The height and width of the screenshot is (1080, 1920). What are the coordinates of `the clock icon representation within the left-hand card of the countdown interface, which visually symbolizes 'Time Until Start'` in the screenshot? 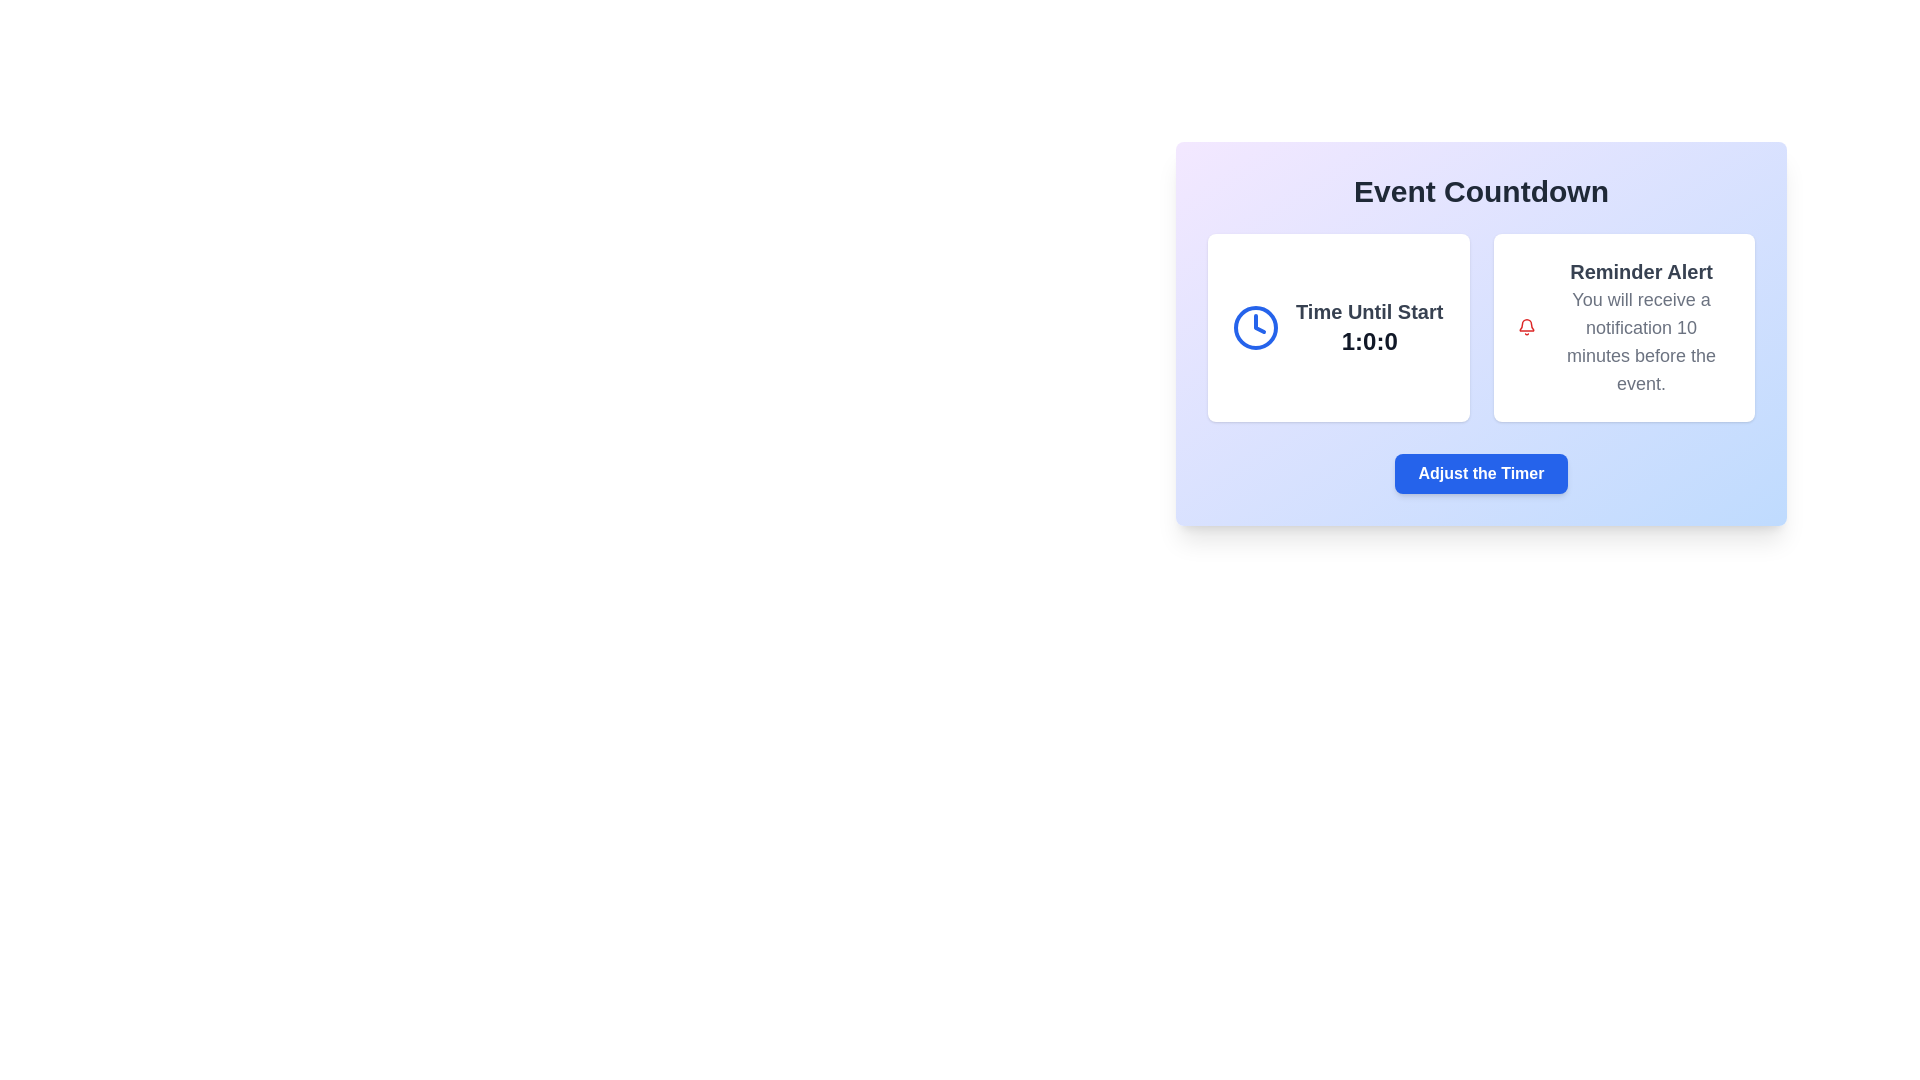 It's located at (1255, 326).